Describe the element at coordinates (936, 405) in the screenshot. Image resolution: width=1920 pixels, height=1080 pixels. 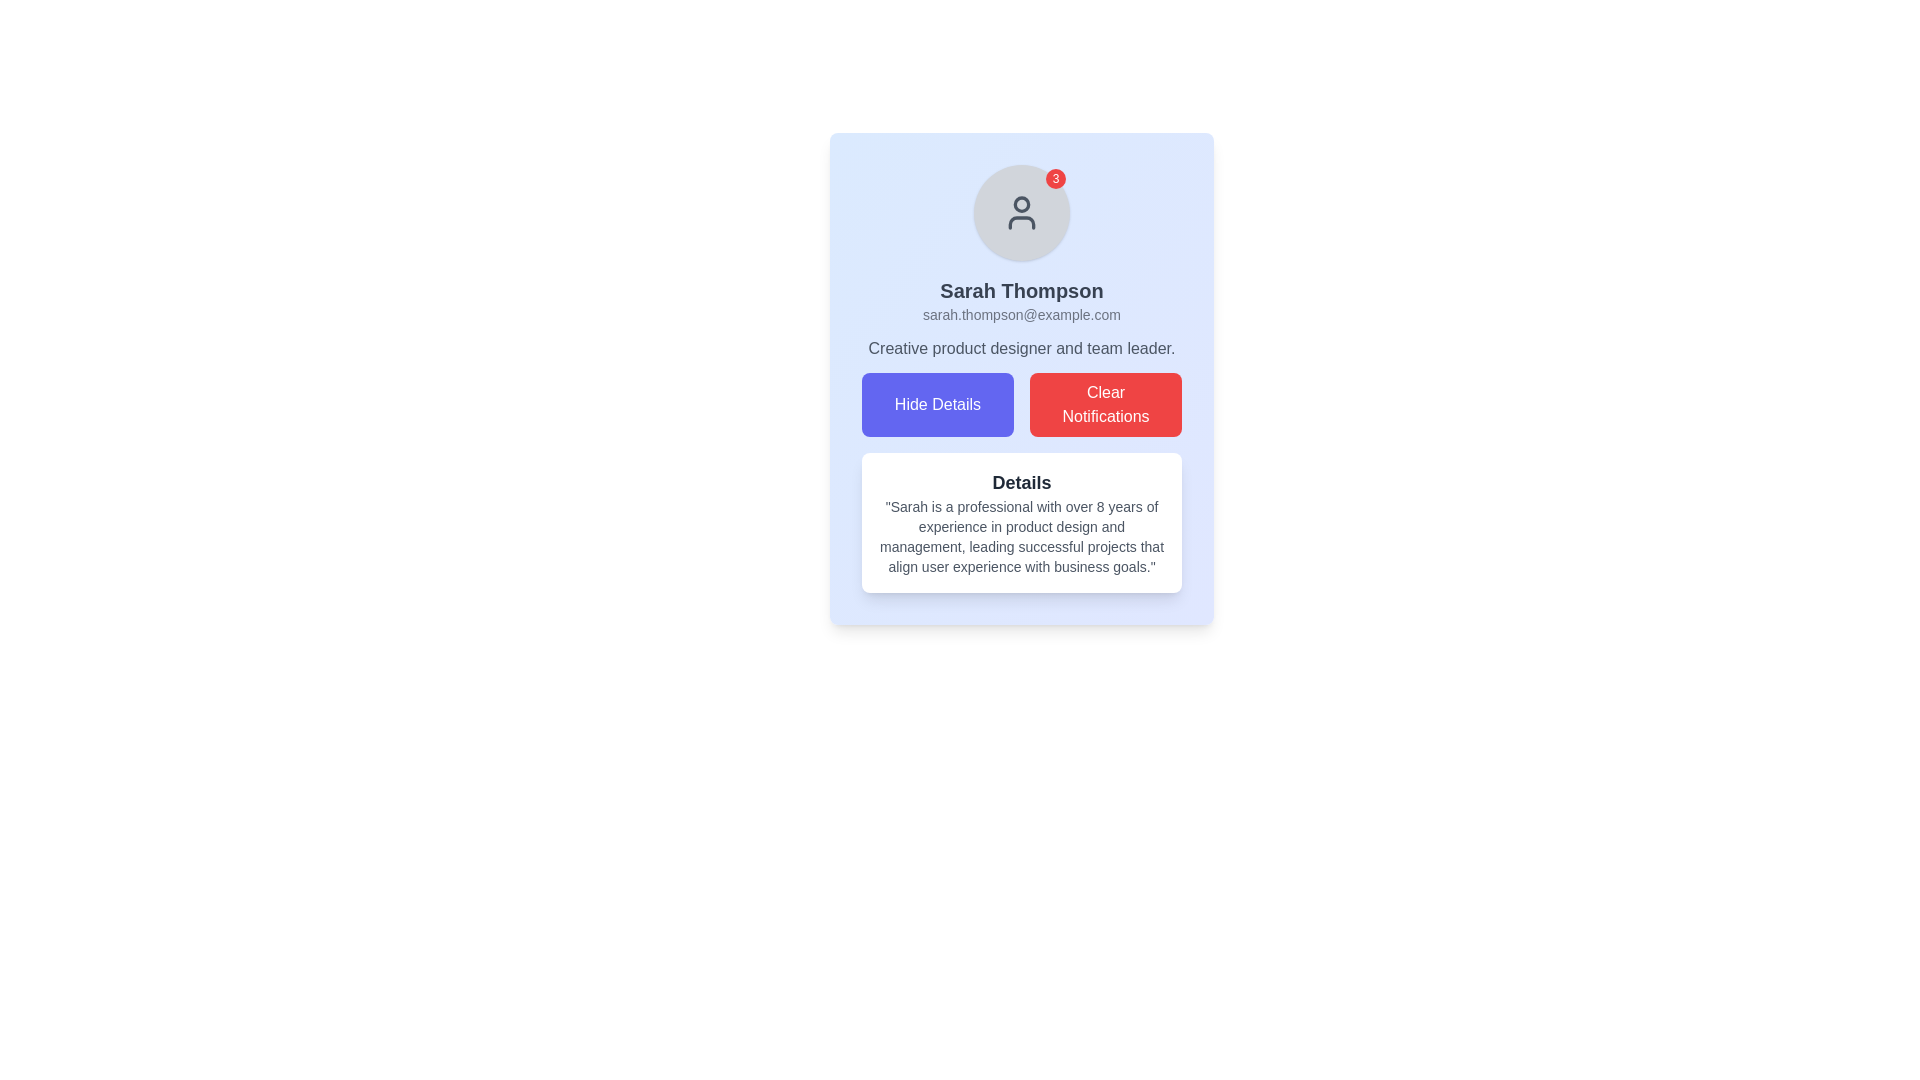
I see `the first button in the grid that hides the details section, positioned below the user information section, to change its color` at that location.